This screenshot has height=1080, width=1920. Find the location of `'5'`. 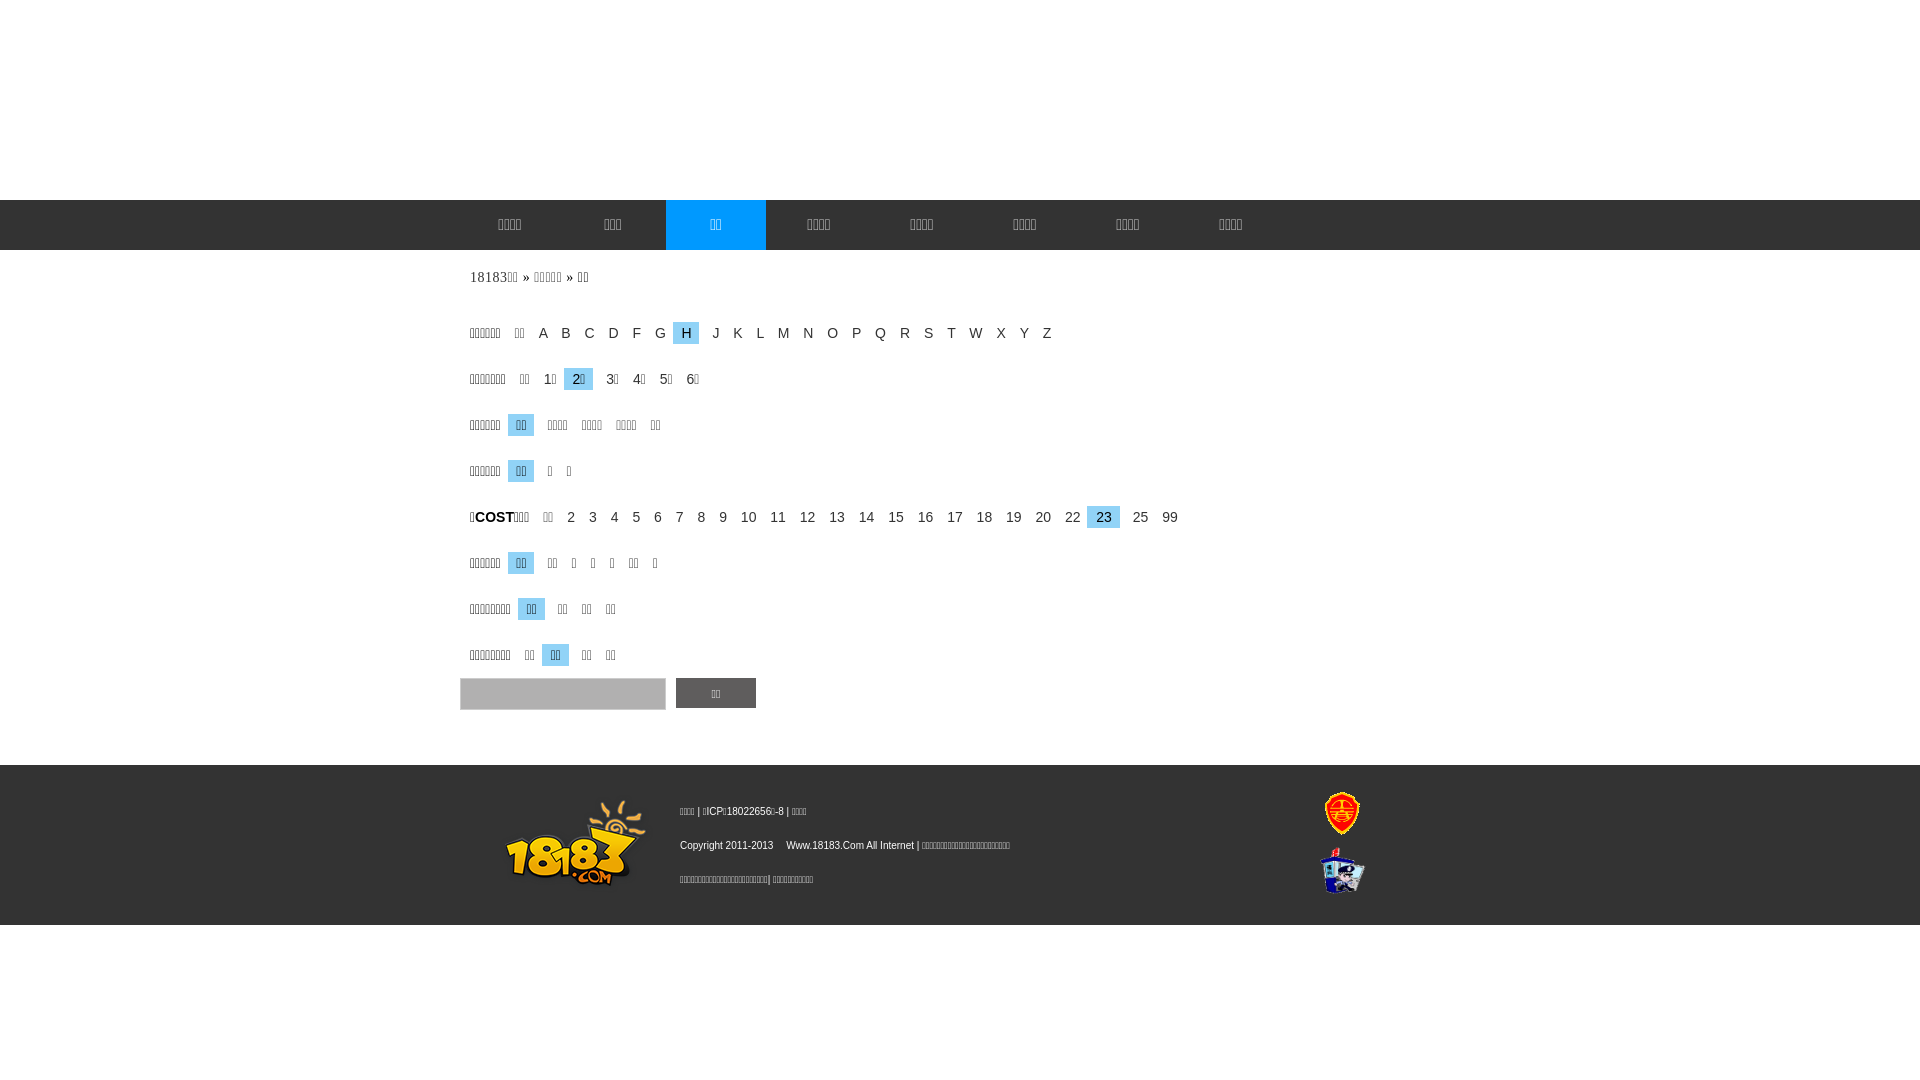

'5' is located at coordinates (629, 515).